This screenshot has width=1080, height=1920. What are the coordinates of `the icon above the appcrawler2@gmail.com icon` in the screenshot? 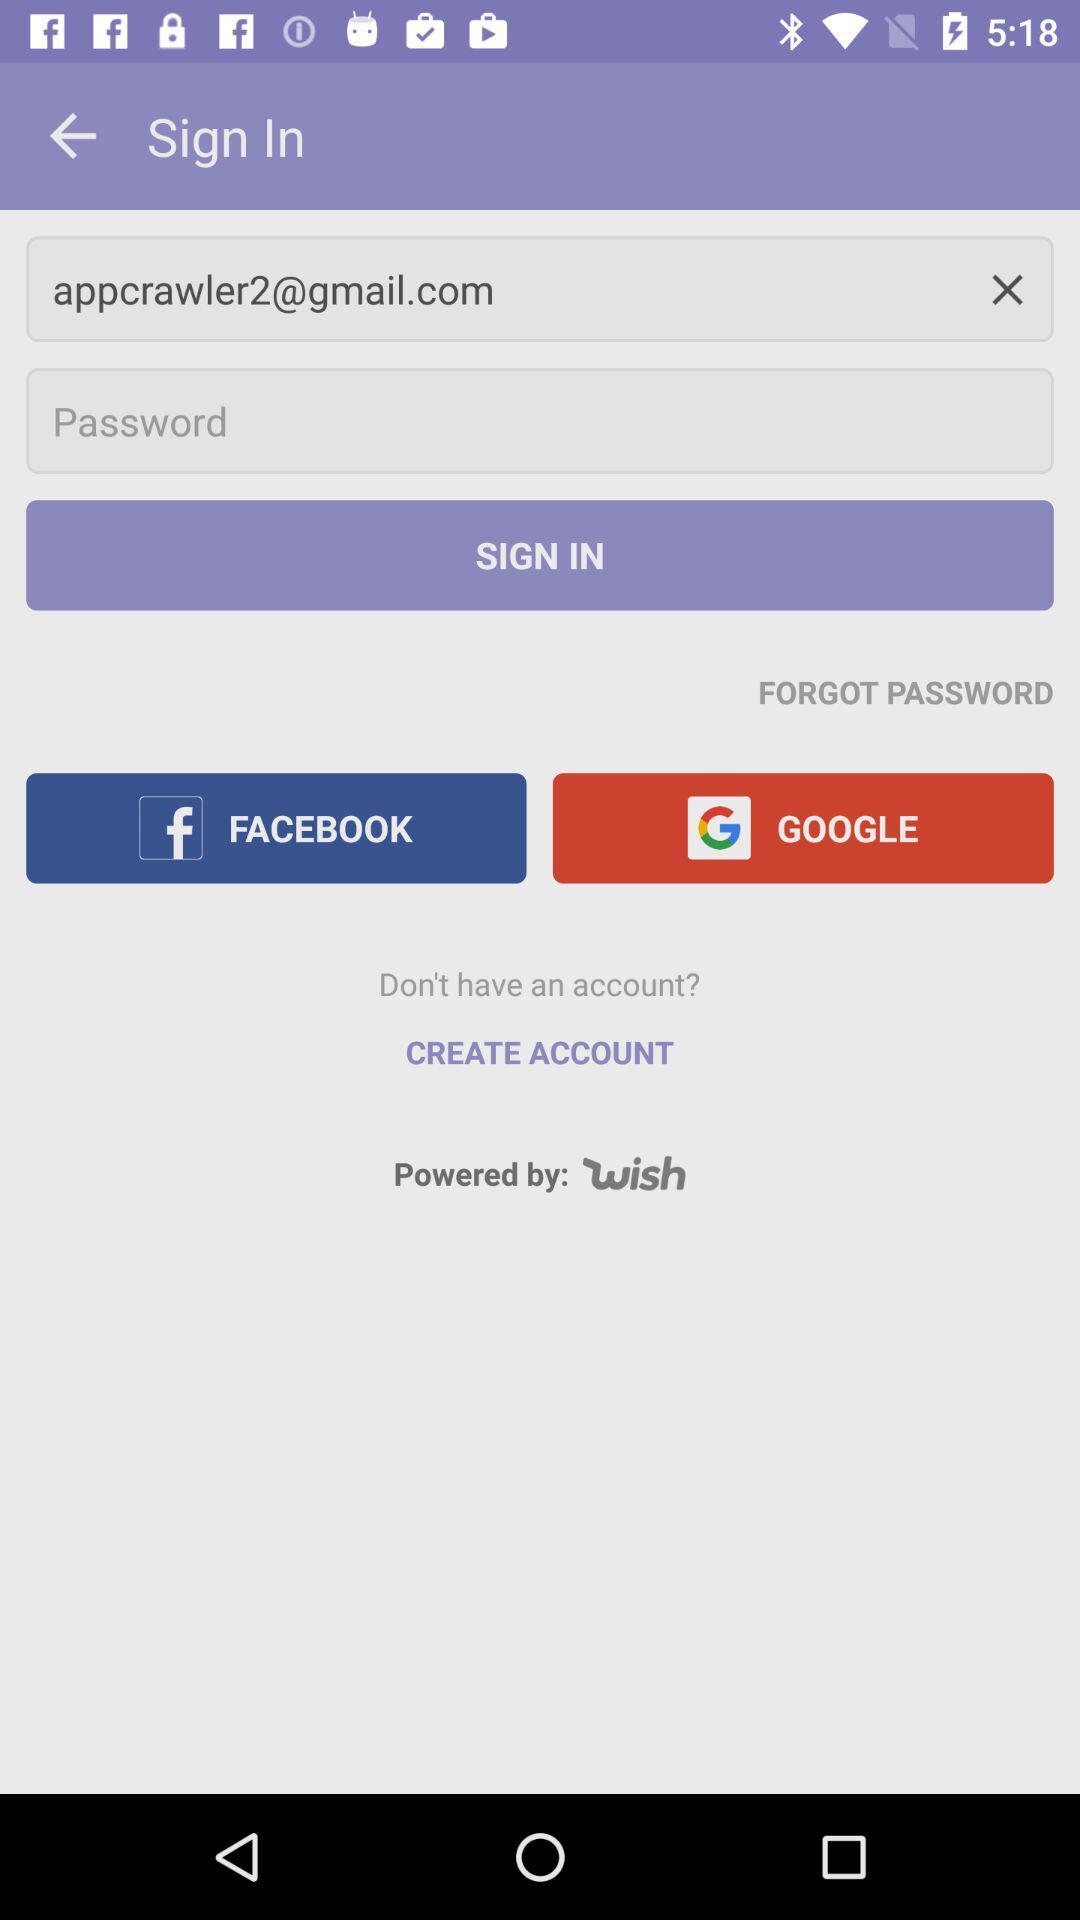 It's located at (72, 135).